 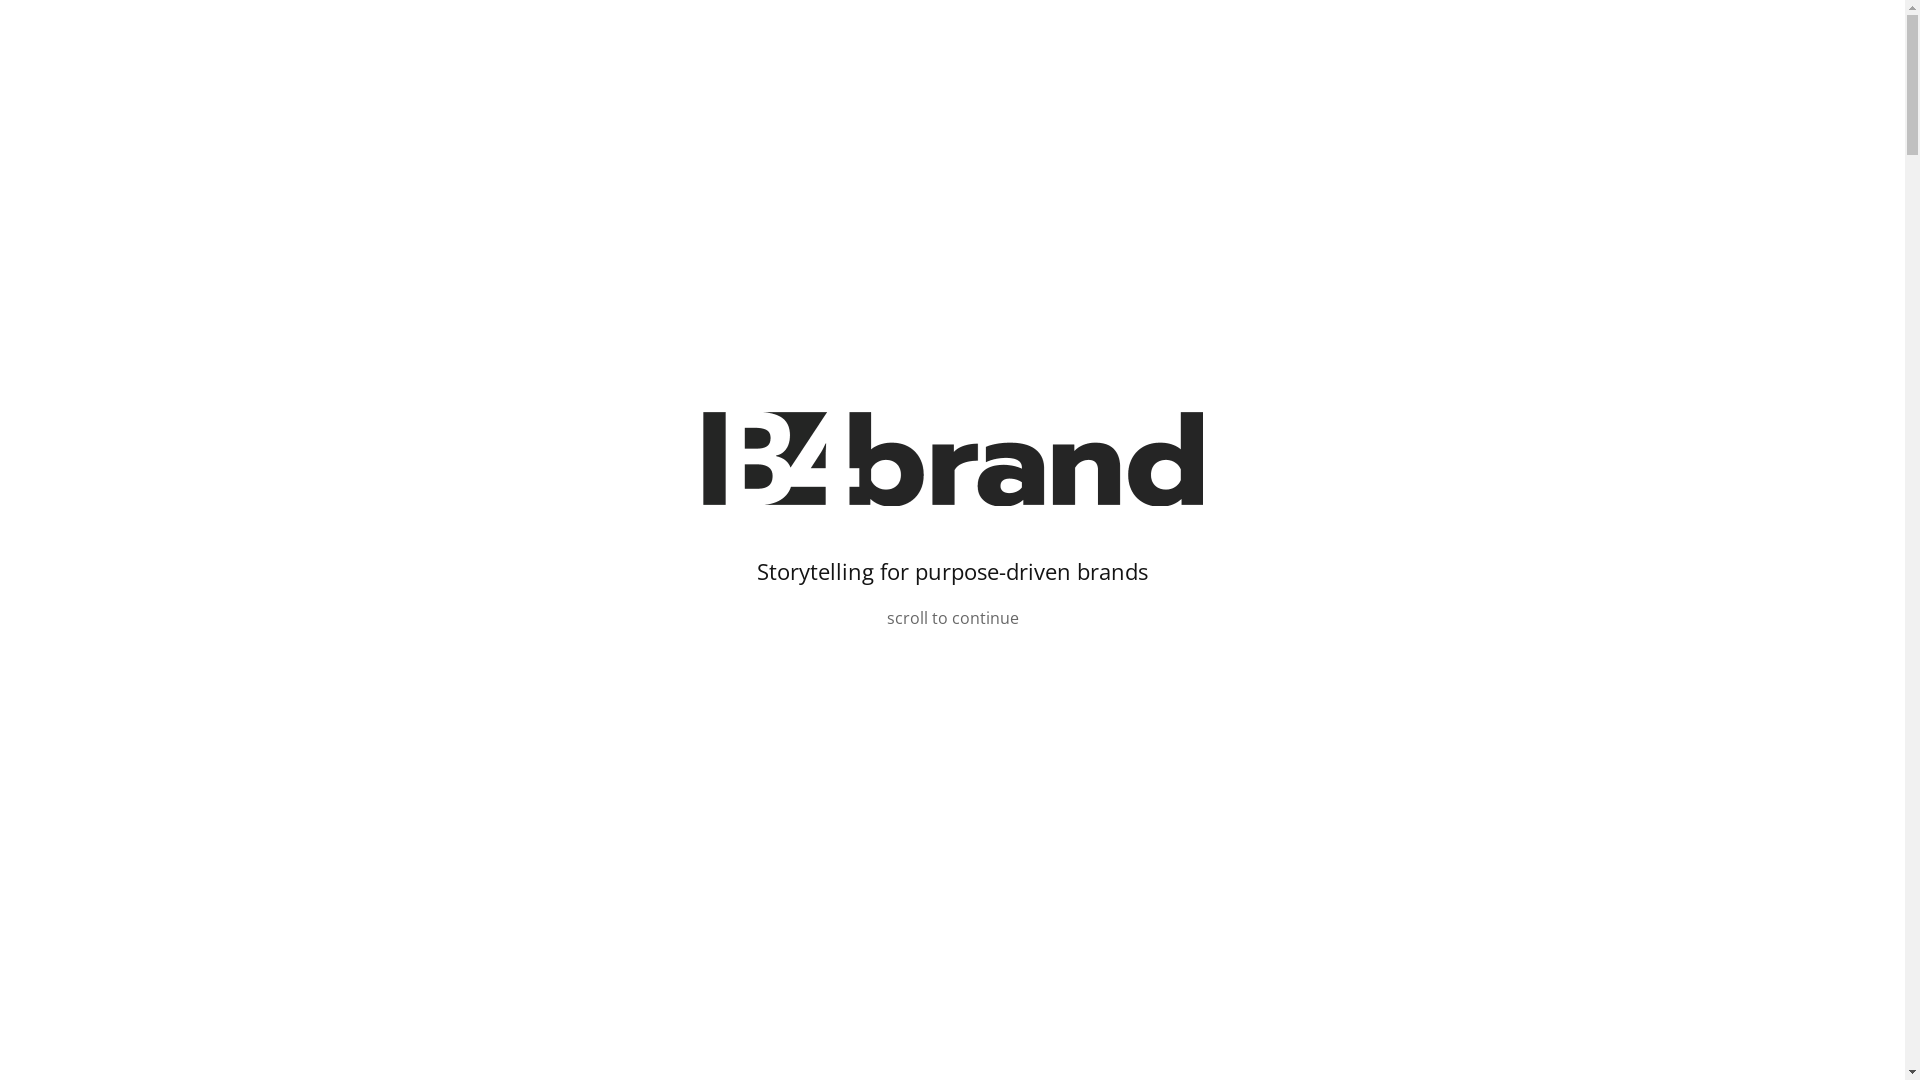 What do you see at coordinates (950, 459) in the screenshot?
I see `'B4brand logo'` at bounding box center [950, 459].